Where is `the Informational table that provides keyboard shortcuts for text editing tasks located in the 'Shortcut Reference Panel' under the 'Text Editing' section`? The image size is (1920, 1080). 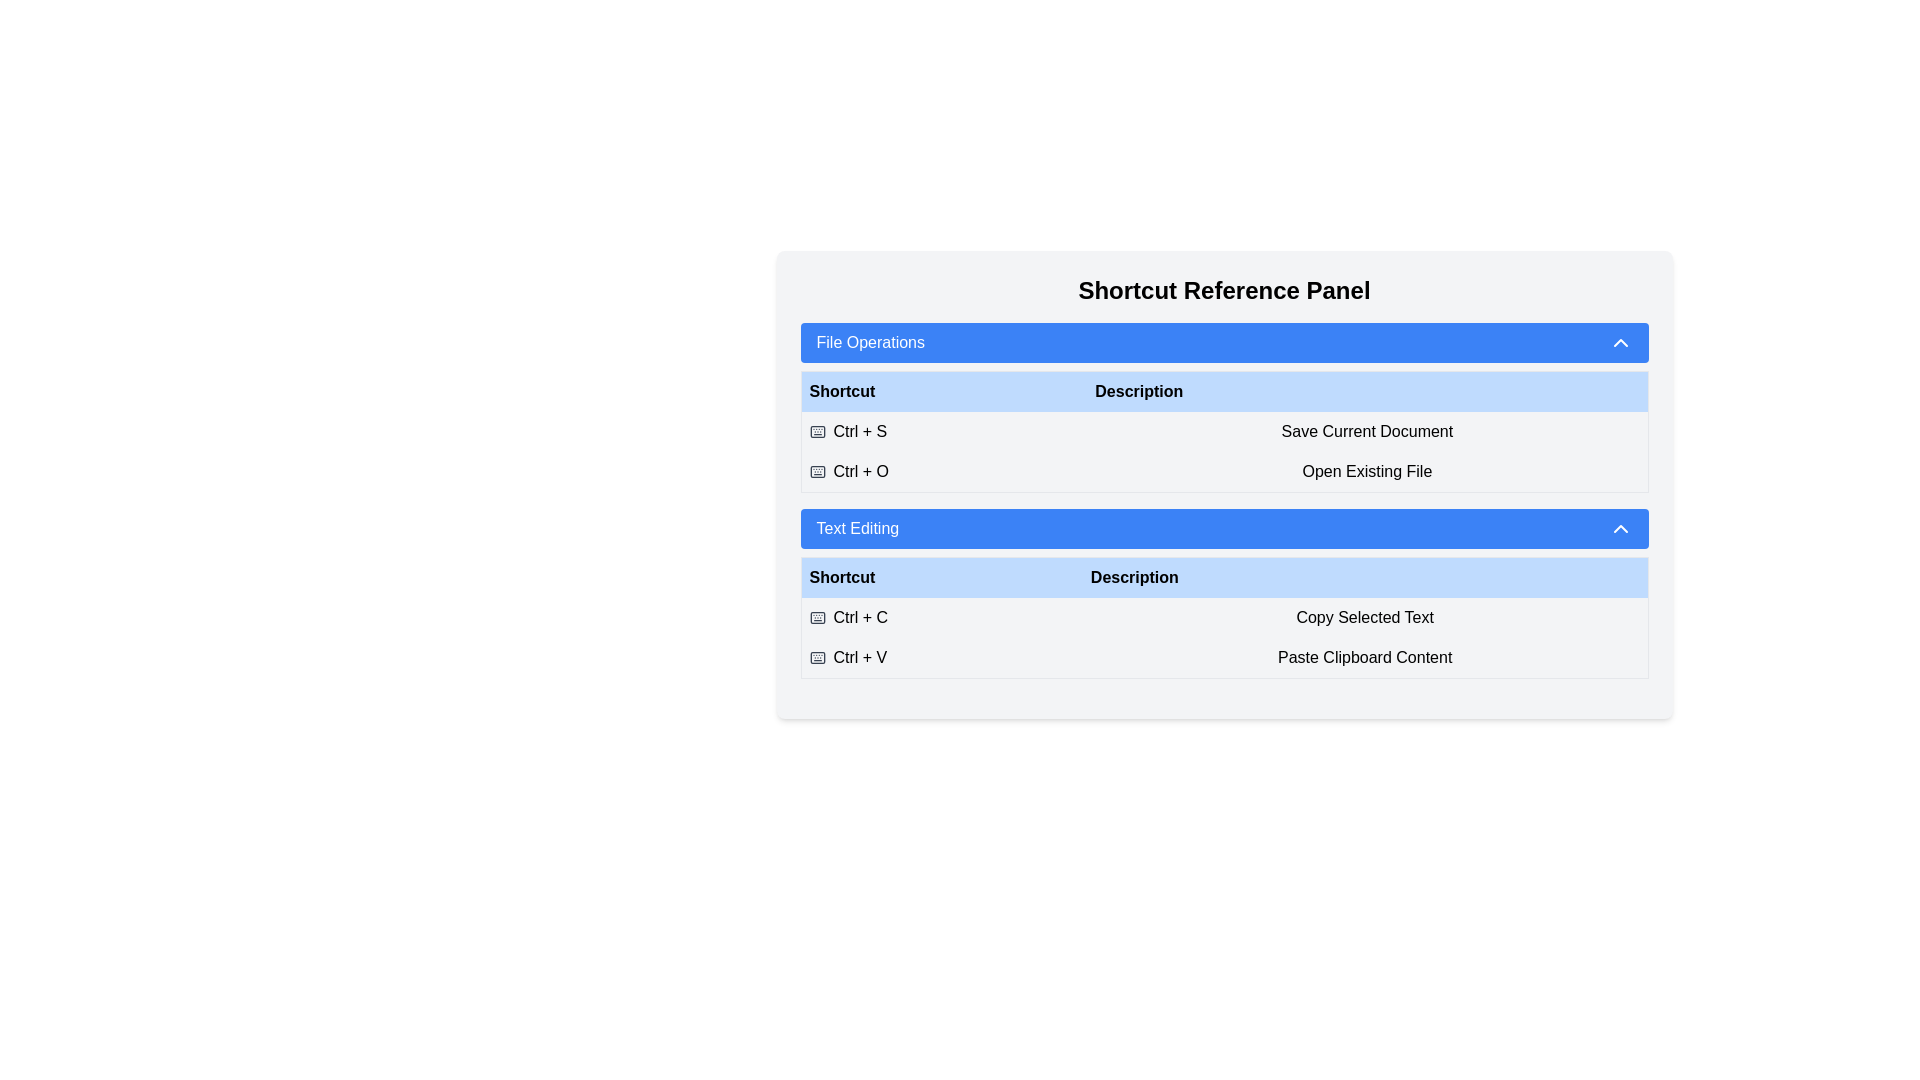 the Informational table that provides keyboard shortcuts for text editing tasks located in the 'Shortcut Reference Panel' under the 'Text Editing' section is located at coordinates (1223, 593).